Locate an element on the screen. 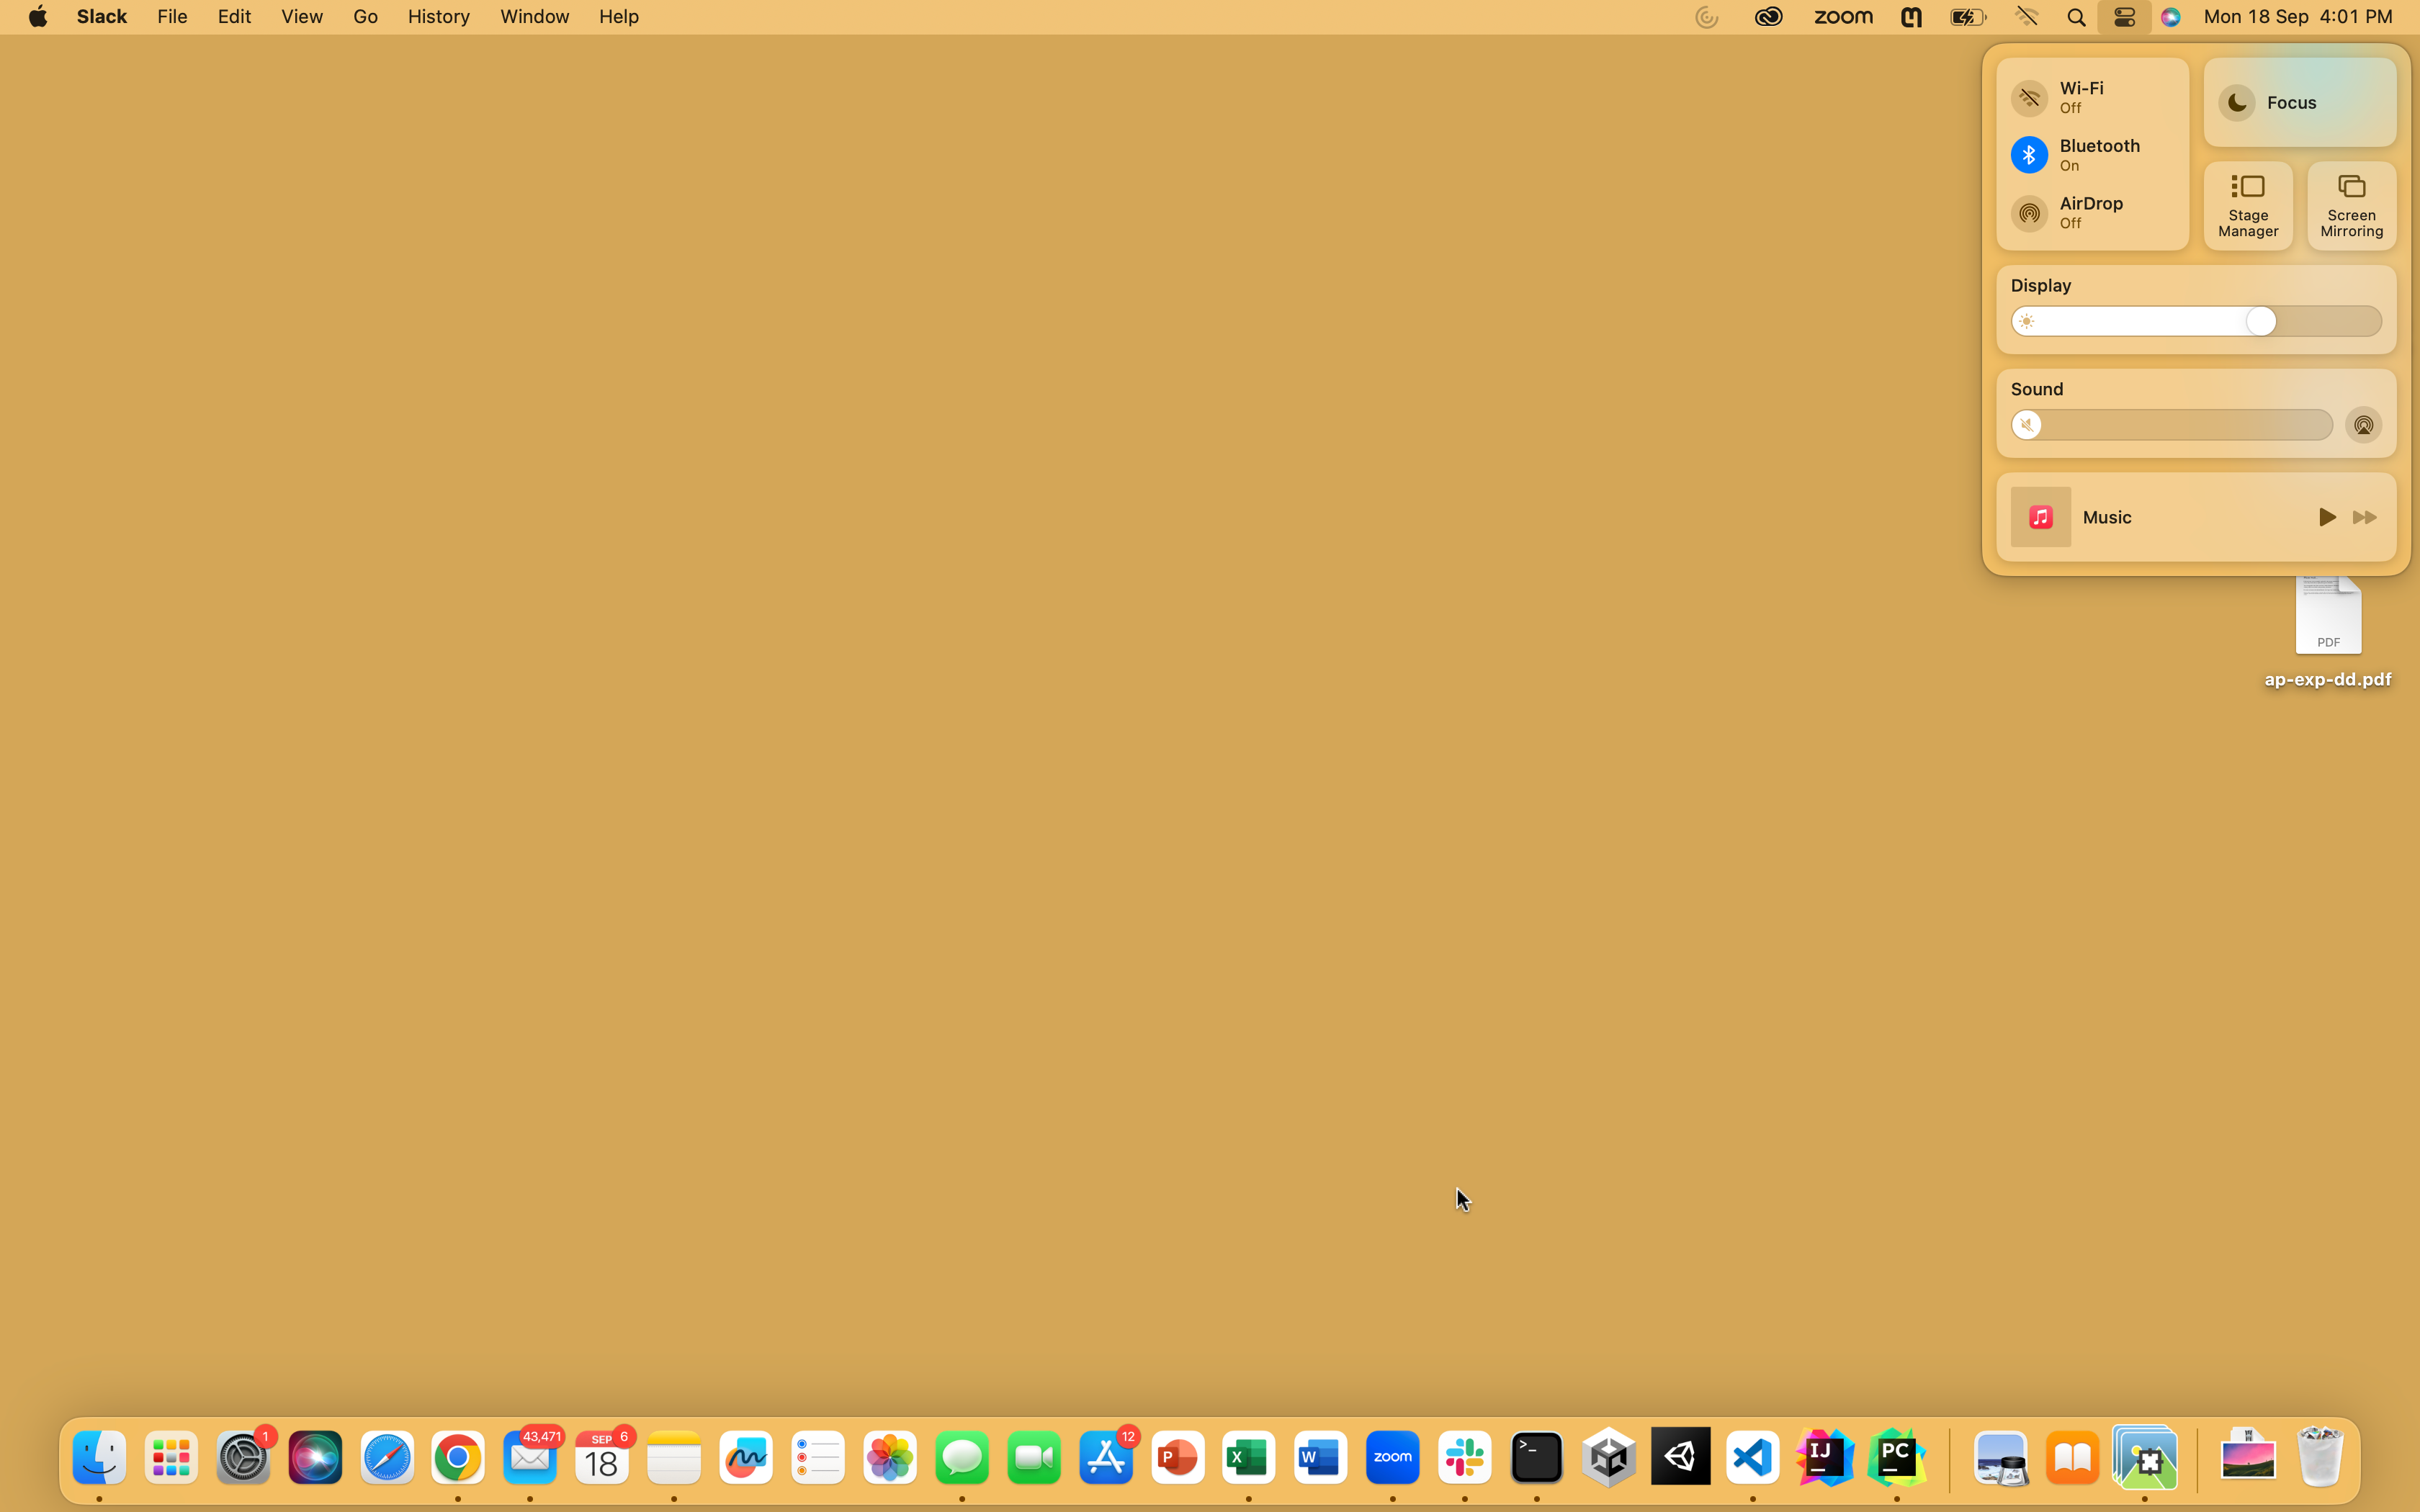 Image resolution: width=2420 pixels, height=1512 pixels. Activate screen mirroring feature is located at coordinates (2349, 205).